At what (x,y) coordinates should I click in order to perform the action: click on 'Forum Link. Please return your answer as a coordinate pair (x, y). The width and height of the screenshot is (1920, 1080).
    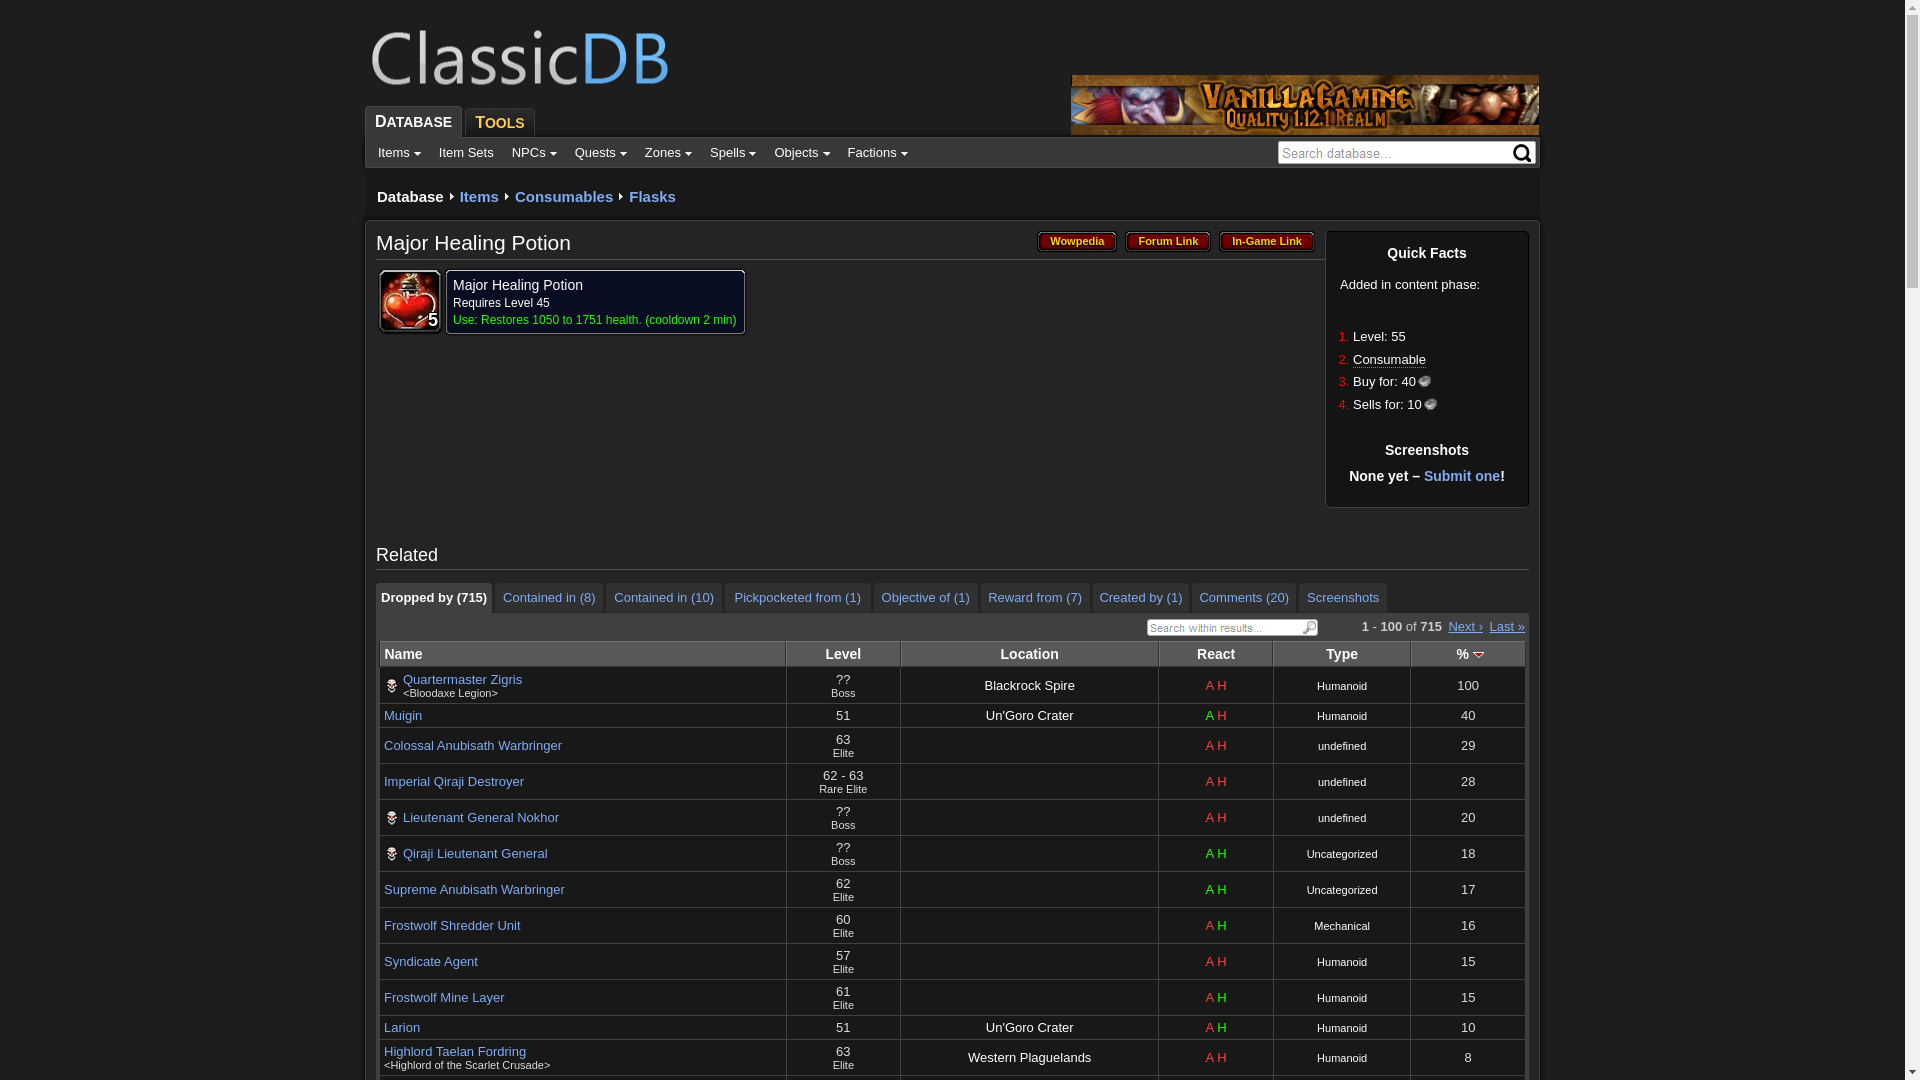
    Looking at the image, I should click on (1167, 240).